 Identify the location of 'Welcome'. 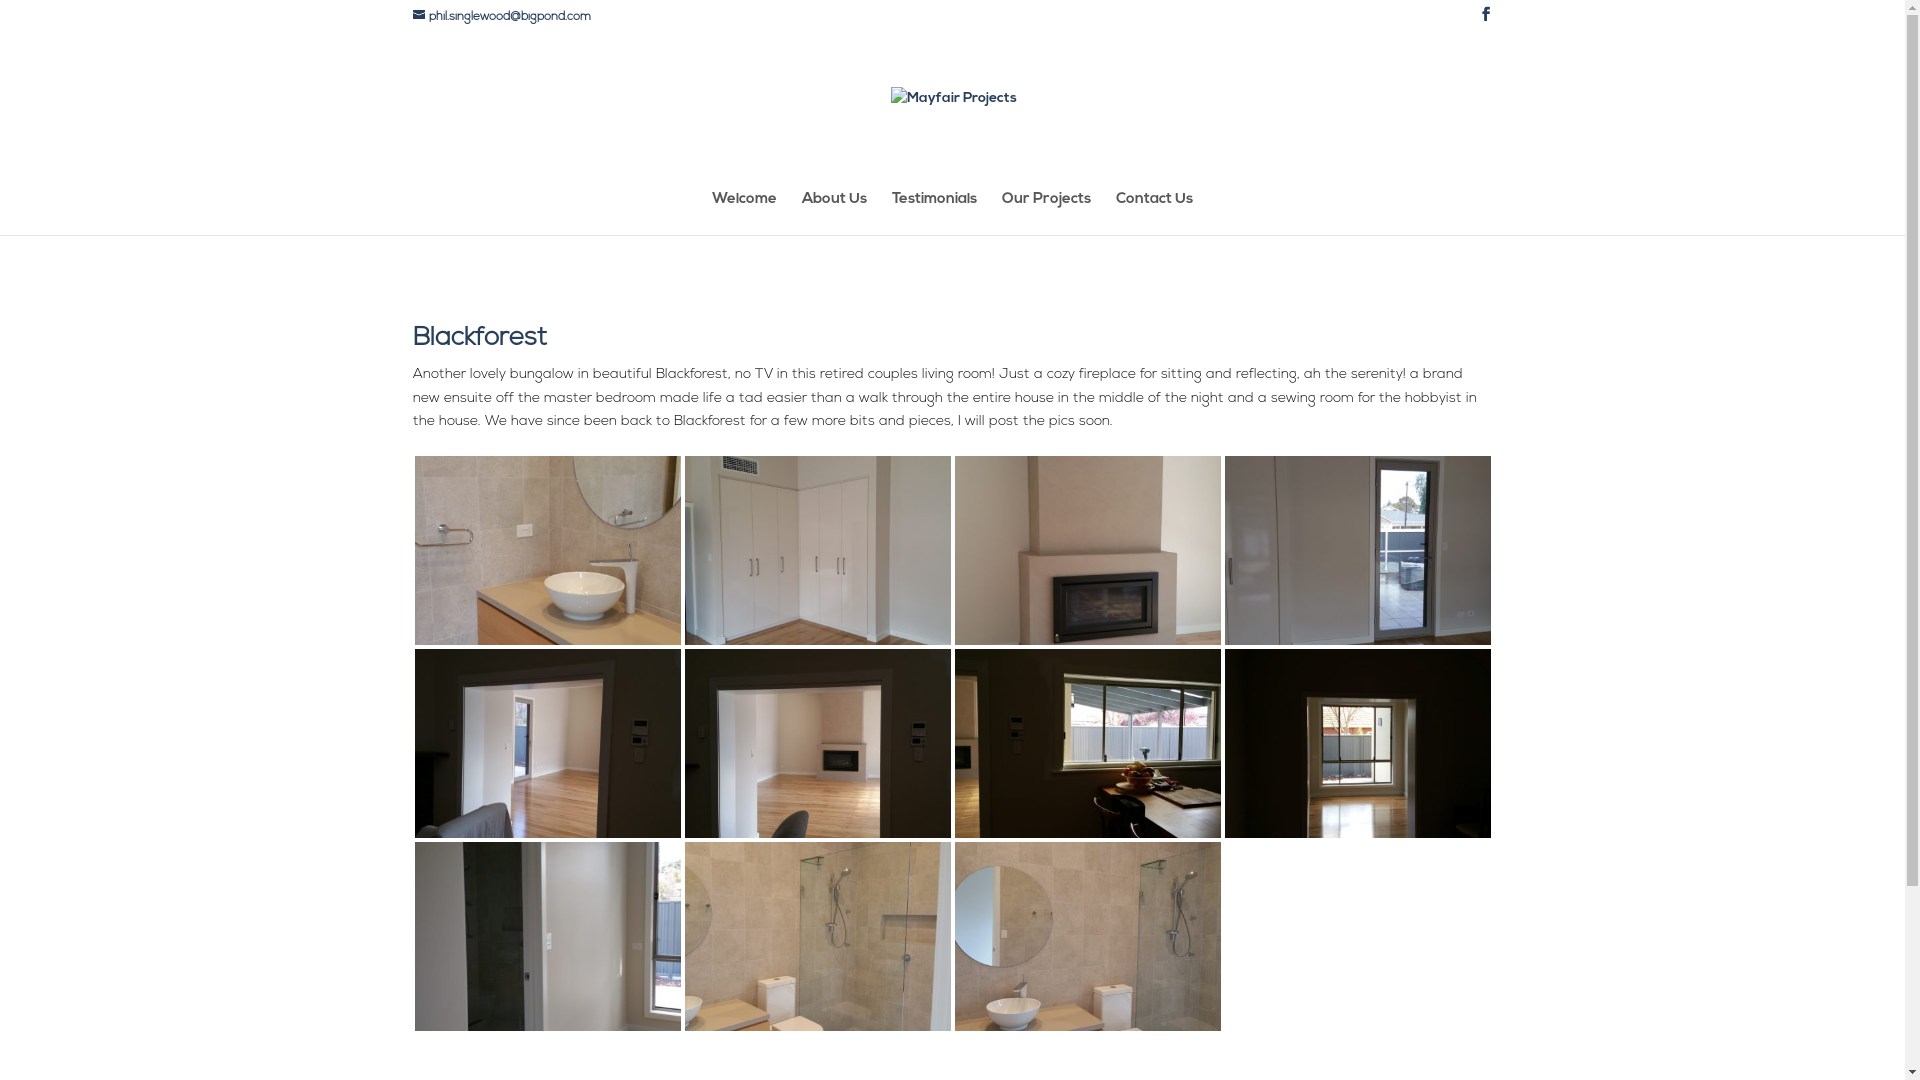
(743, 213).